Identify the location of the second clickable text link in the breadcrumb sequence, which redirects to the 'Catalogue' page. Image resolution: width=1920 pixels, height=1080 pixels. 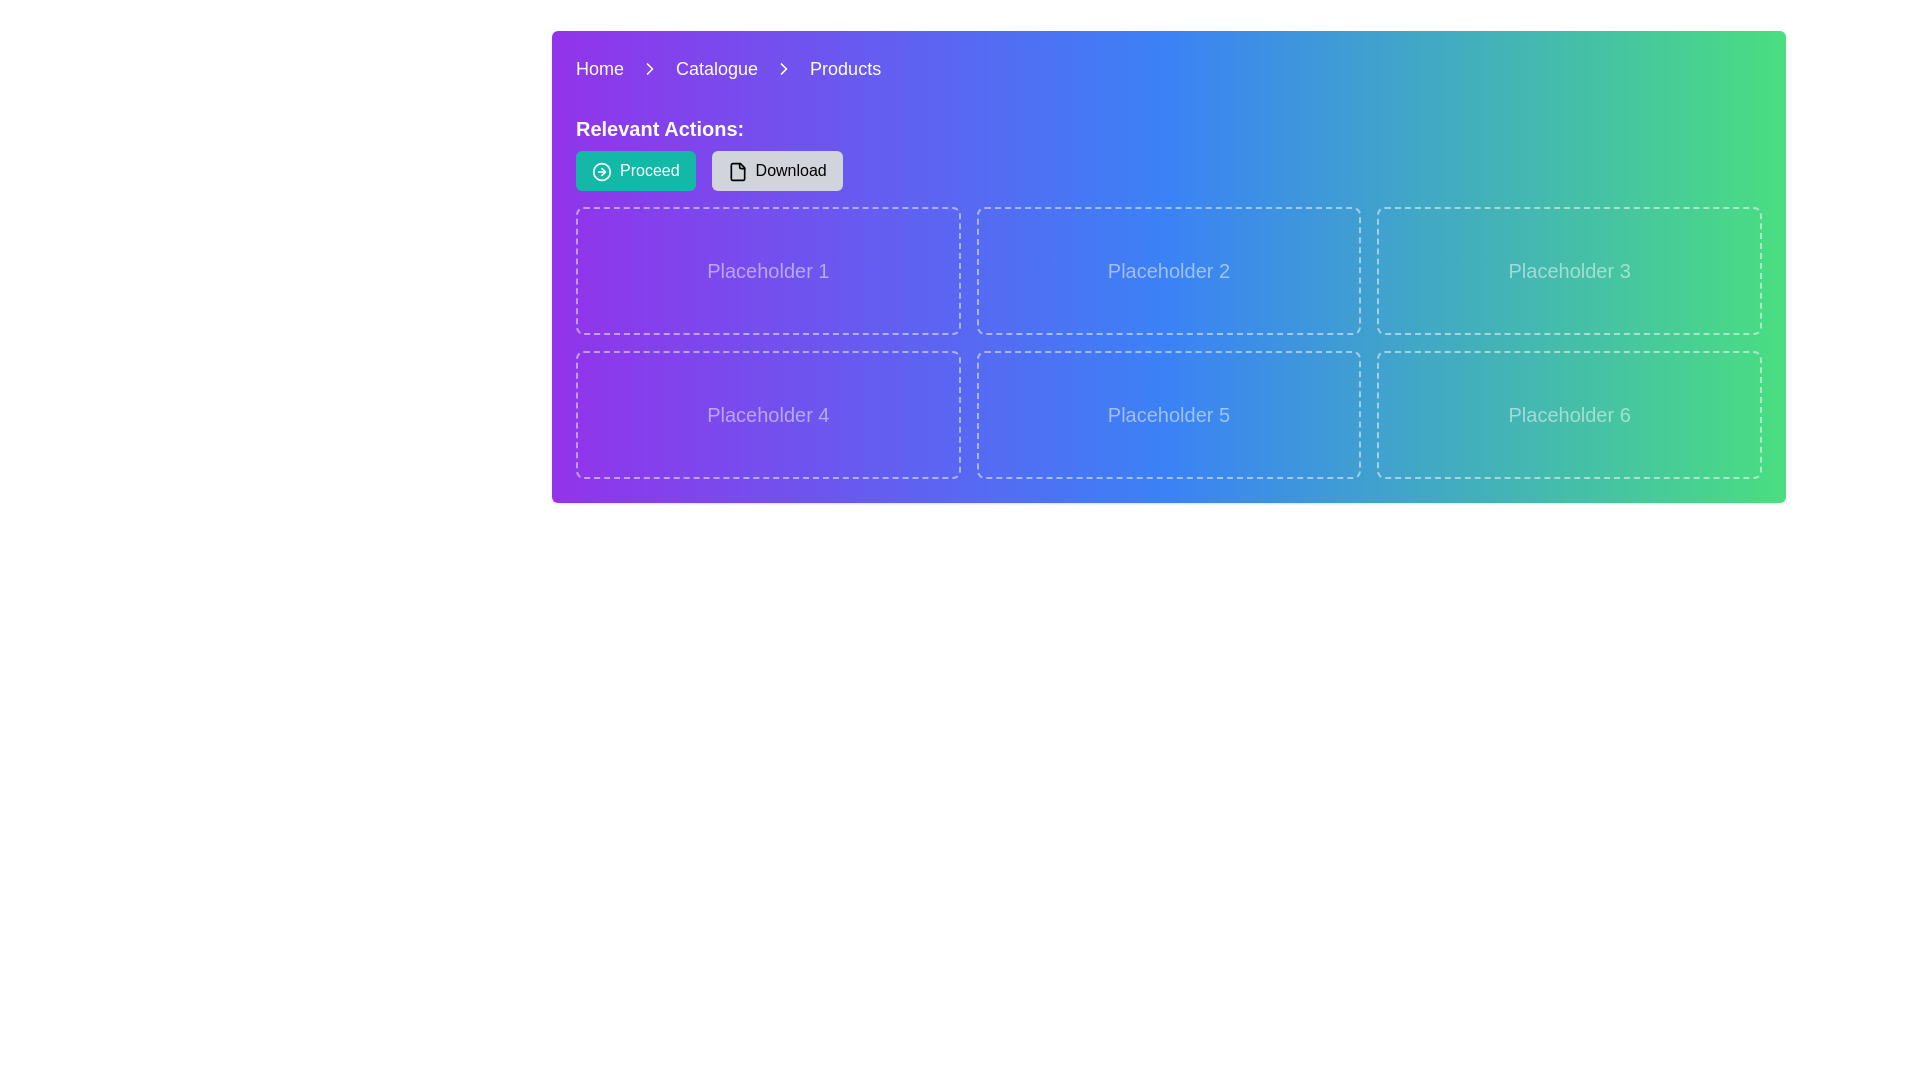
(717, 68).